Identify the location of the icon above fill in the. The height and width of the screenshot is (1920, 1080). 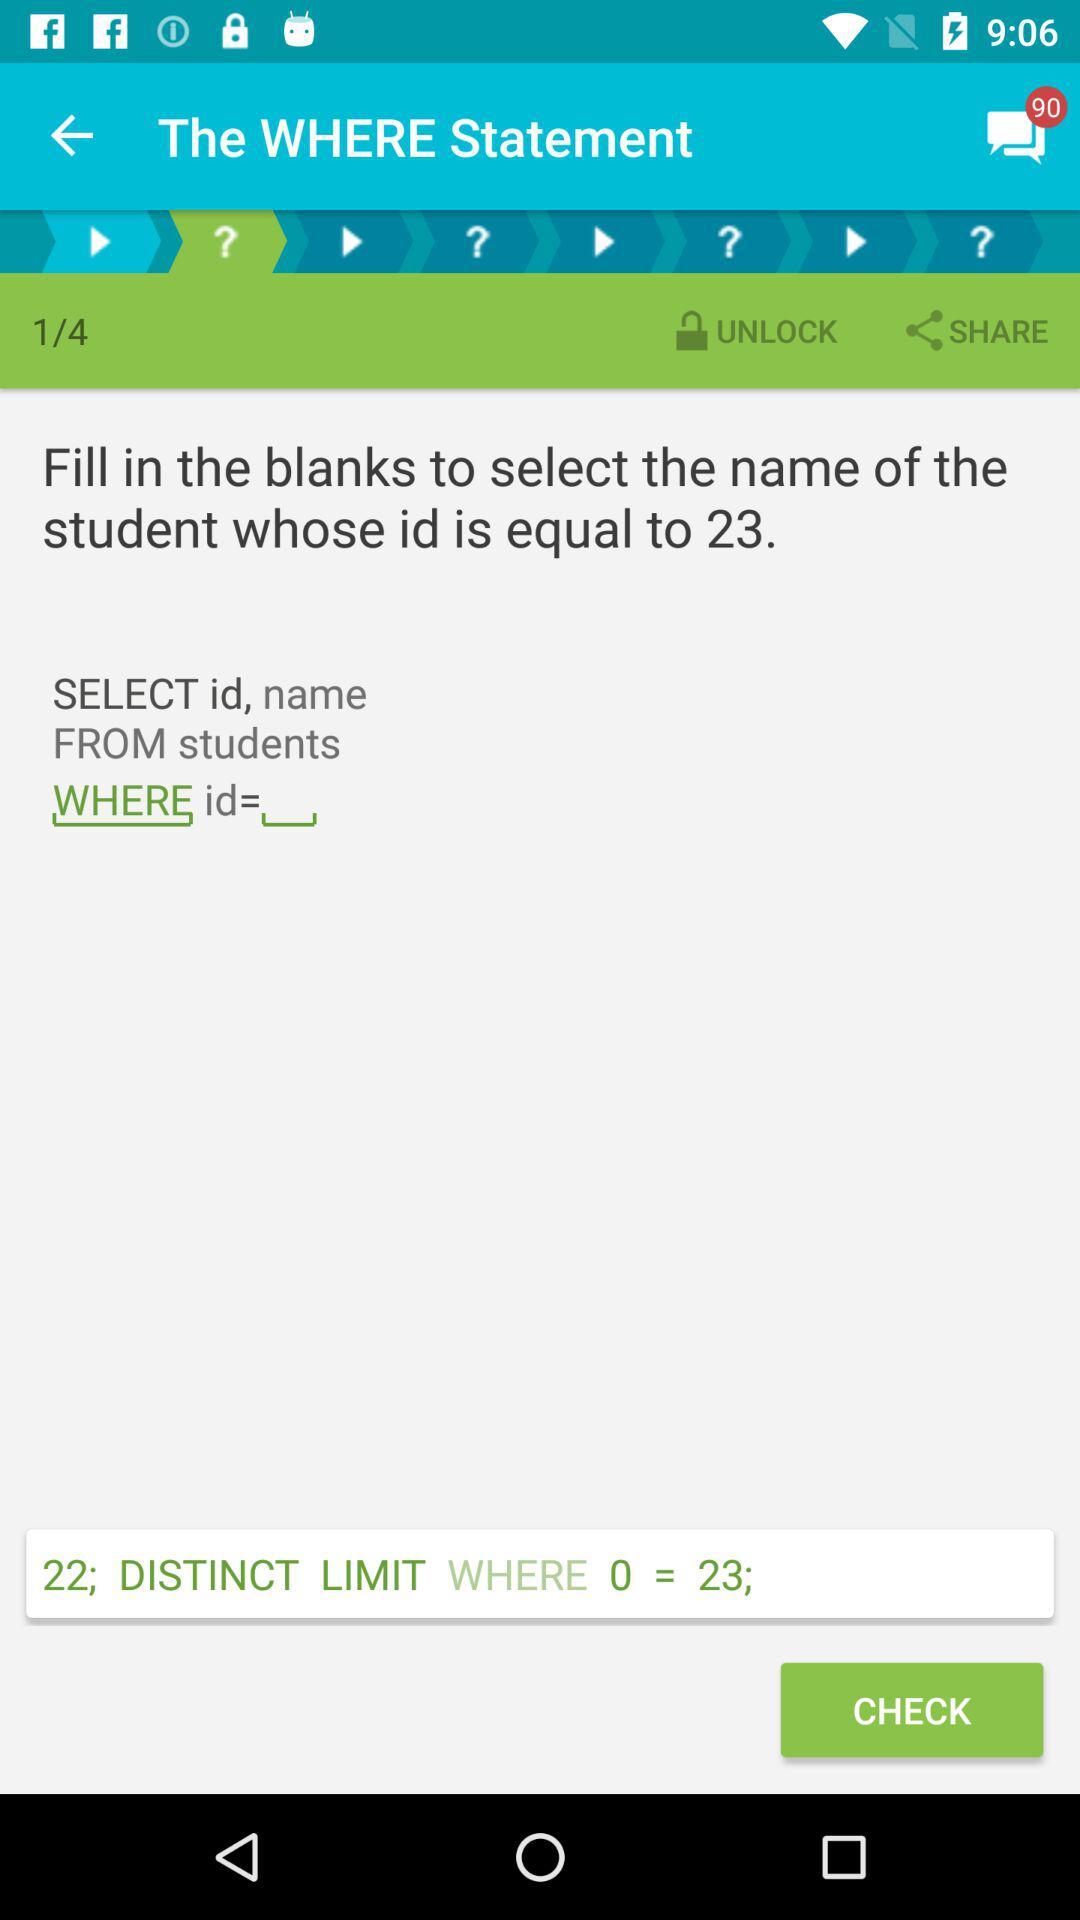
(752, 330).